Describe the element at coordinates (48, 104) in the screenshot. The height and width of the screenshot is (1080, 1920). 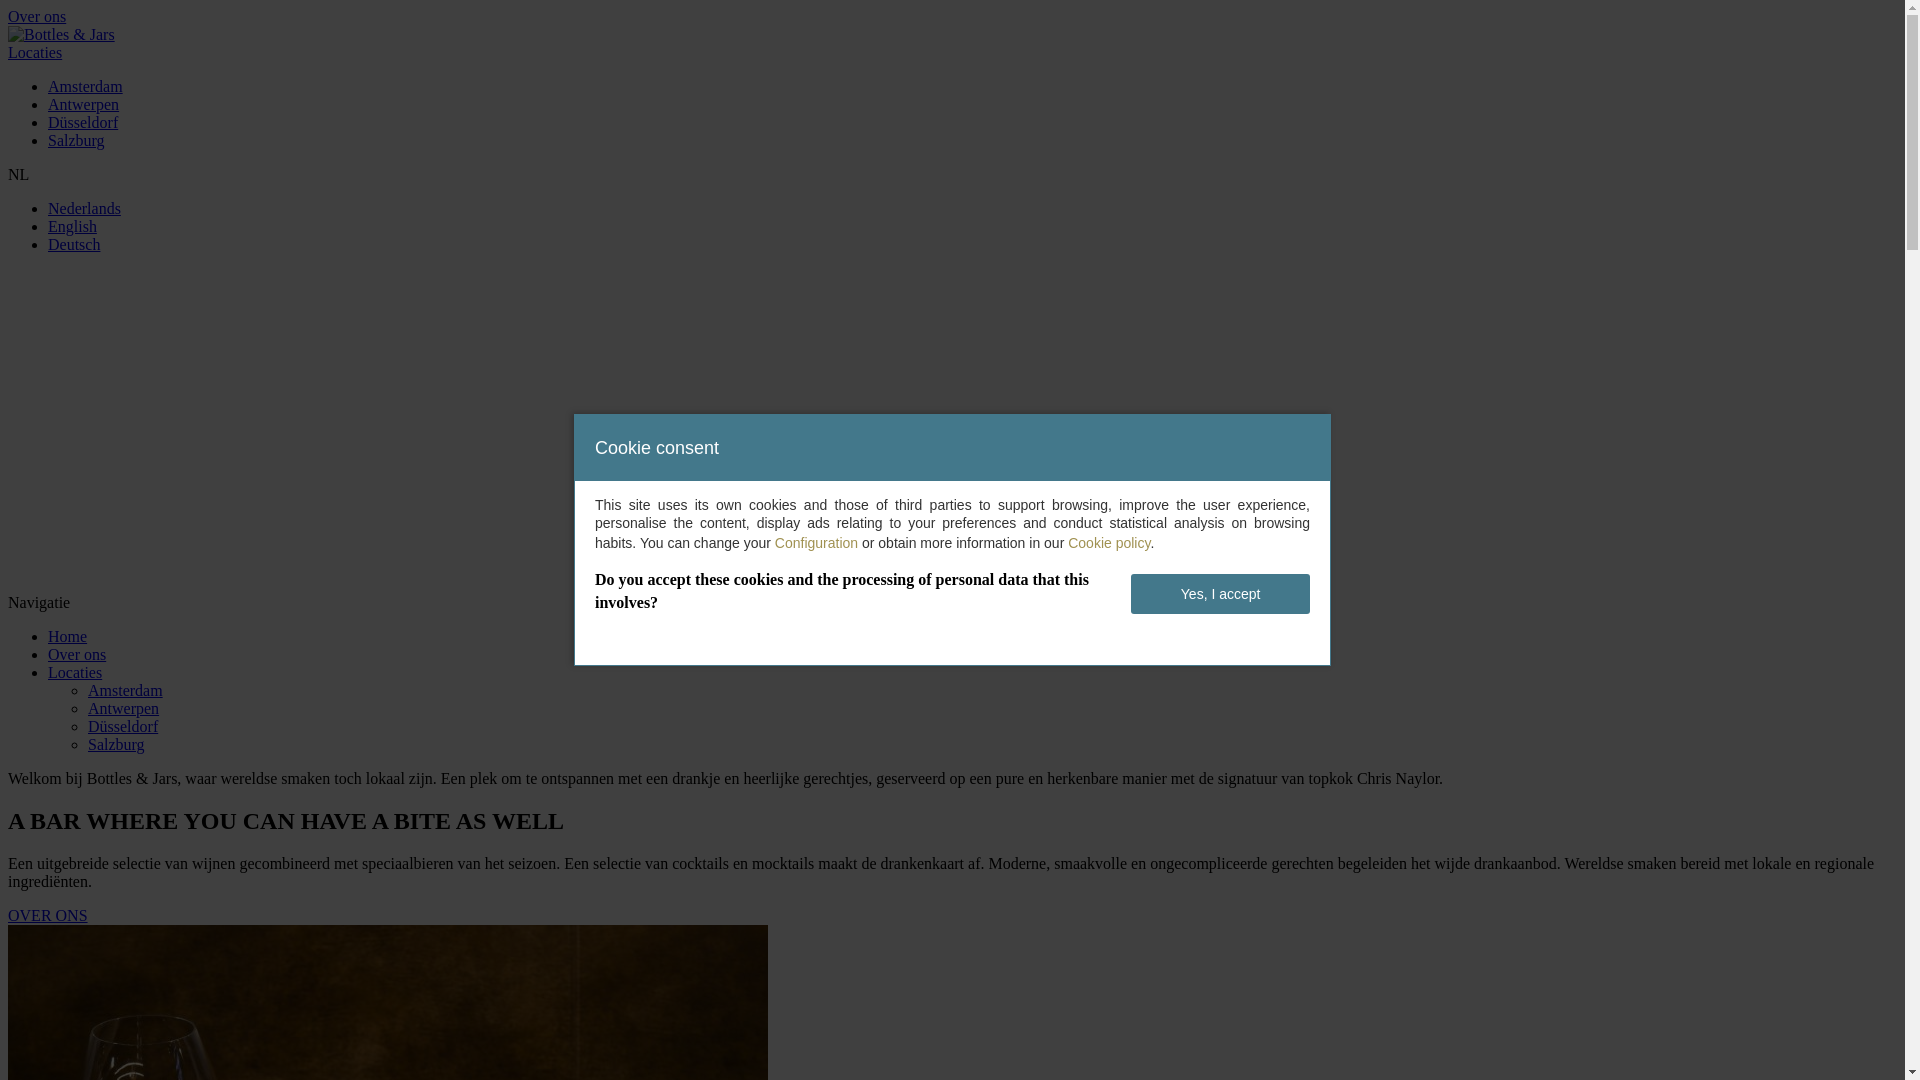
I see `'Antwerpen'` at that location.